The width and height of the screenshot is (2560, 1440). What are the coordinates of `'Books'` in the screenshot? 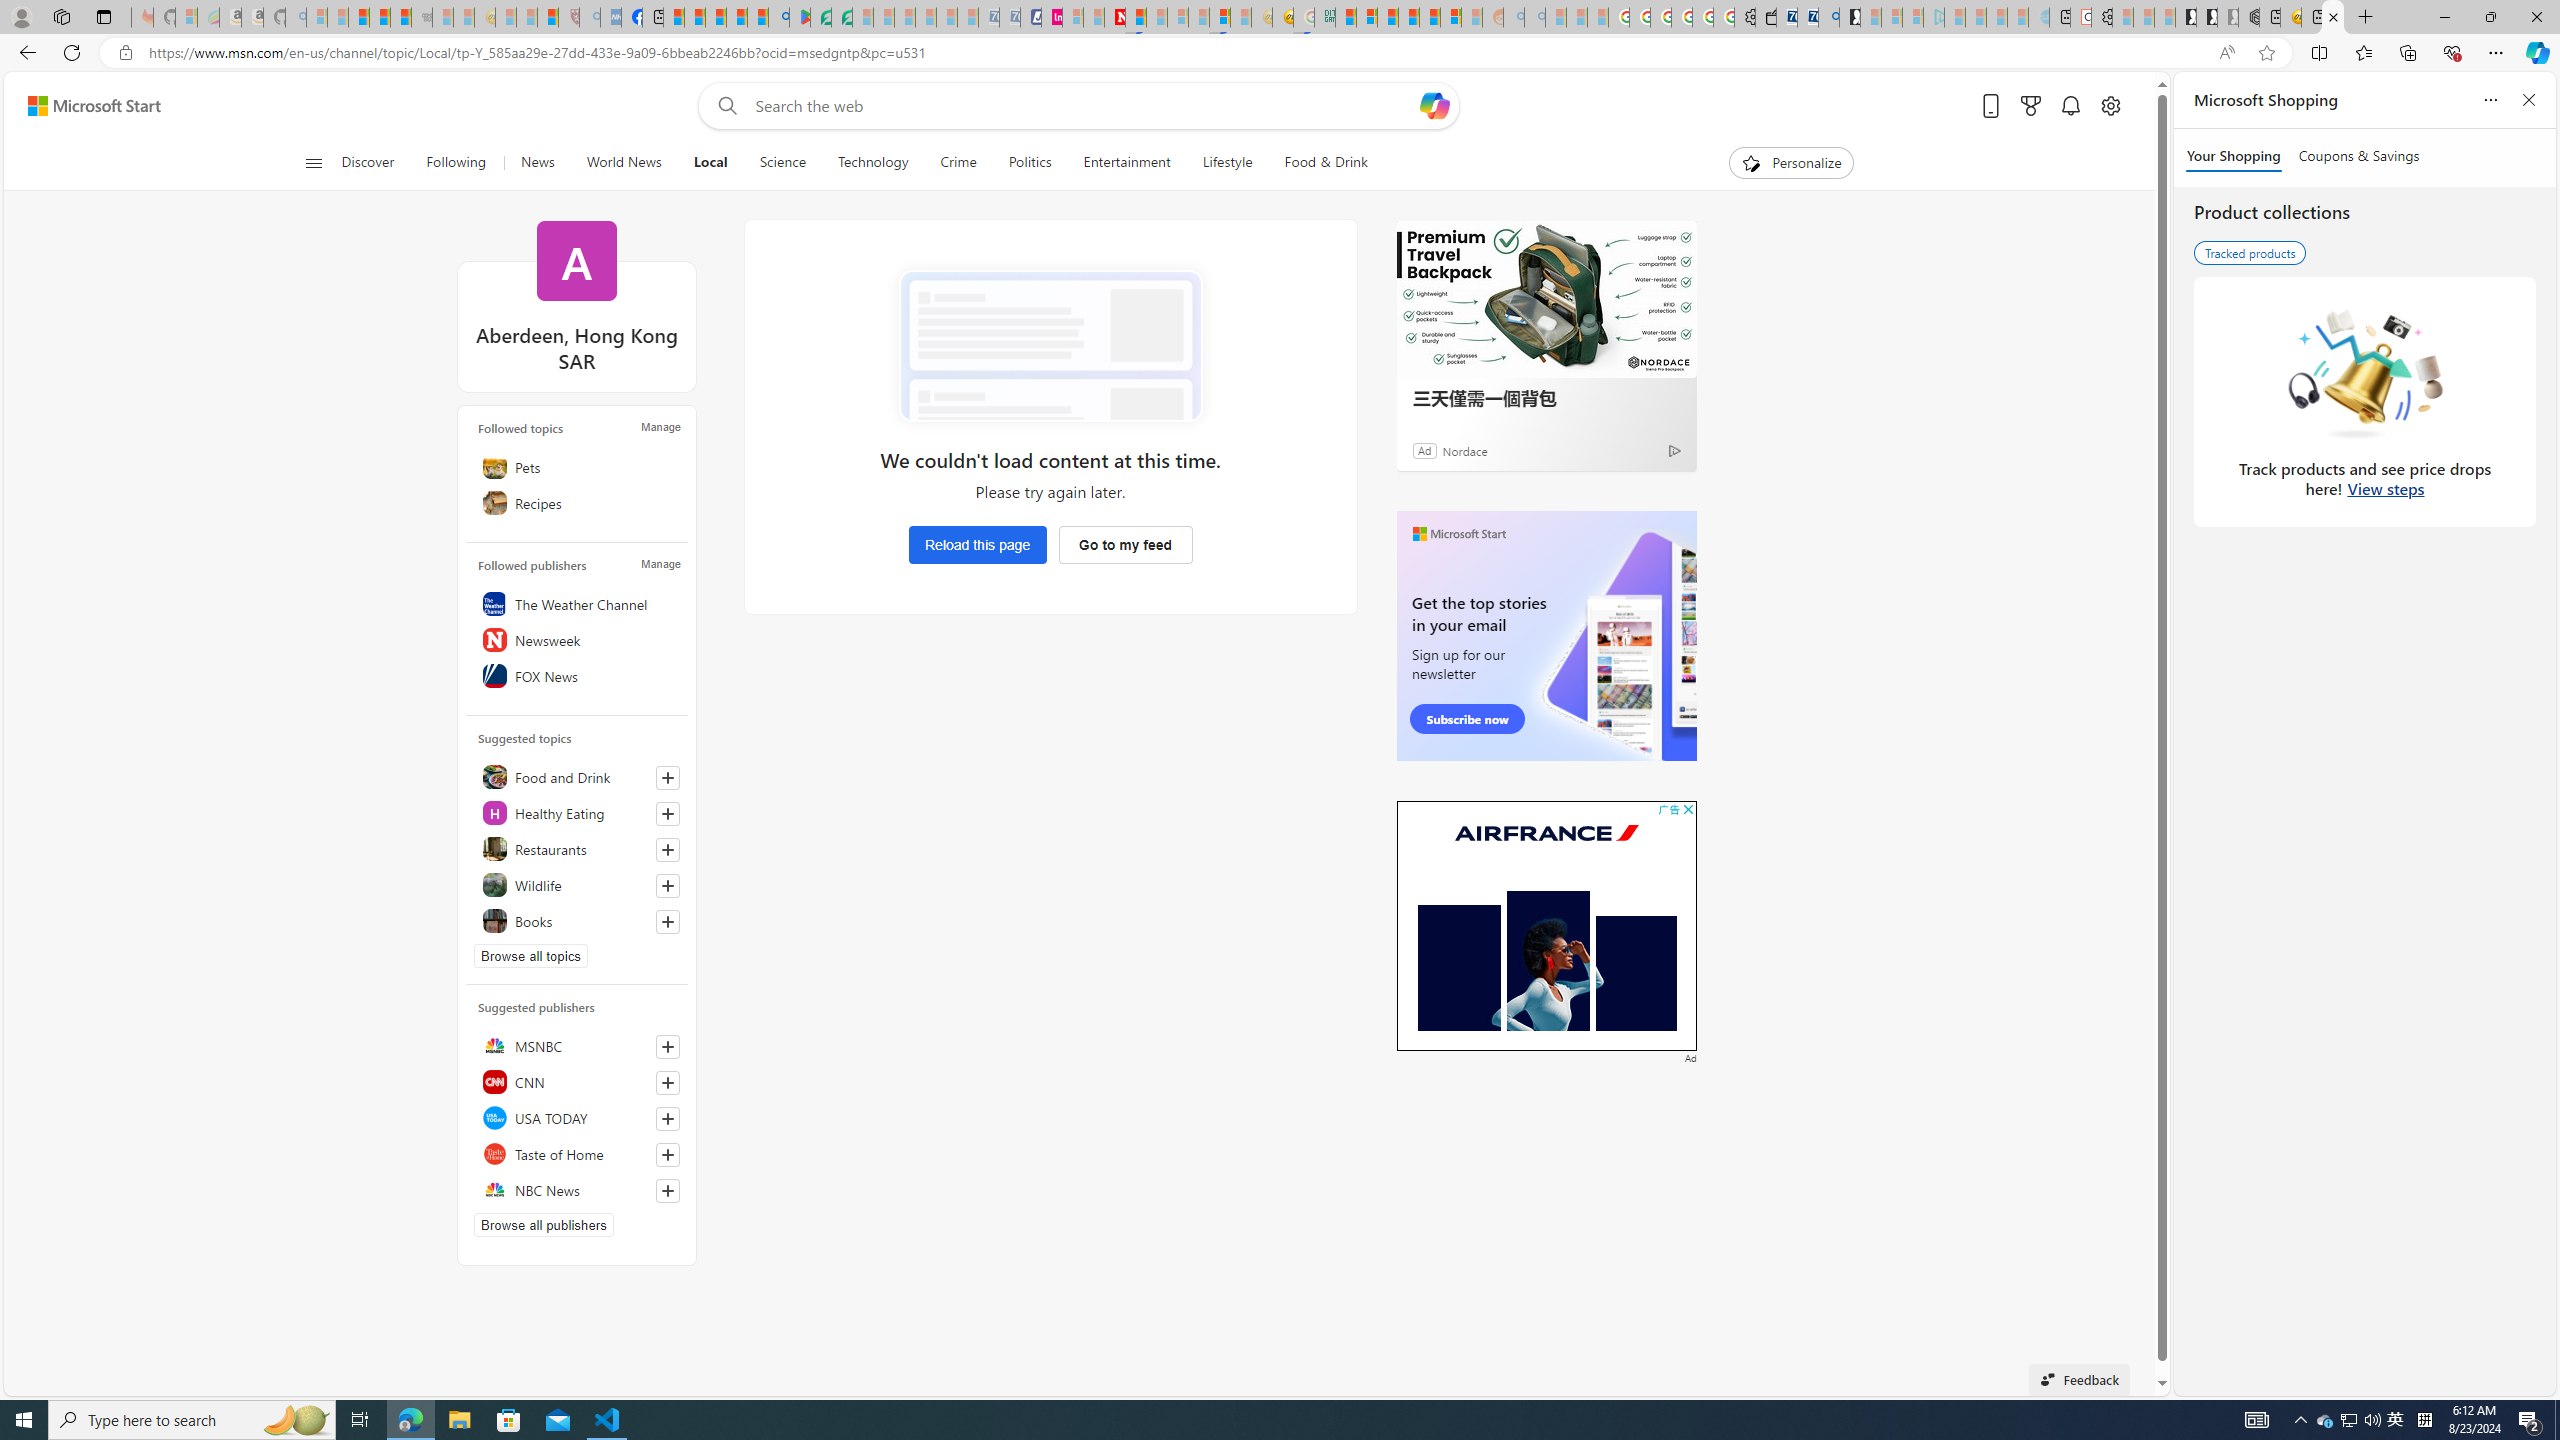 It's located at (575, 919).